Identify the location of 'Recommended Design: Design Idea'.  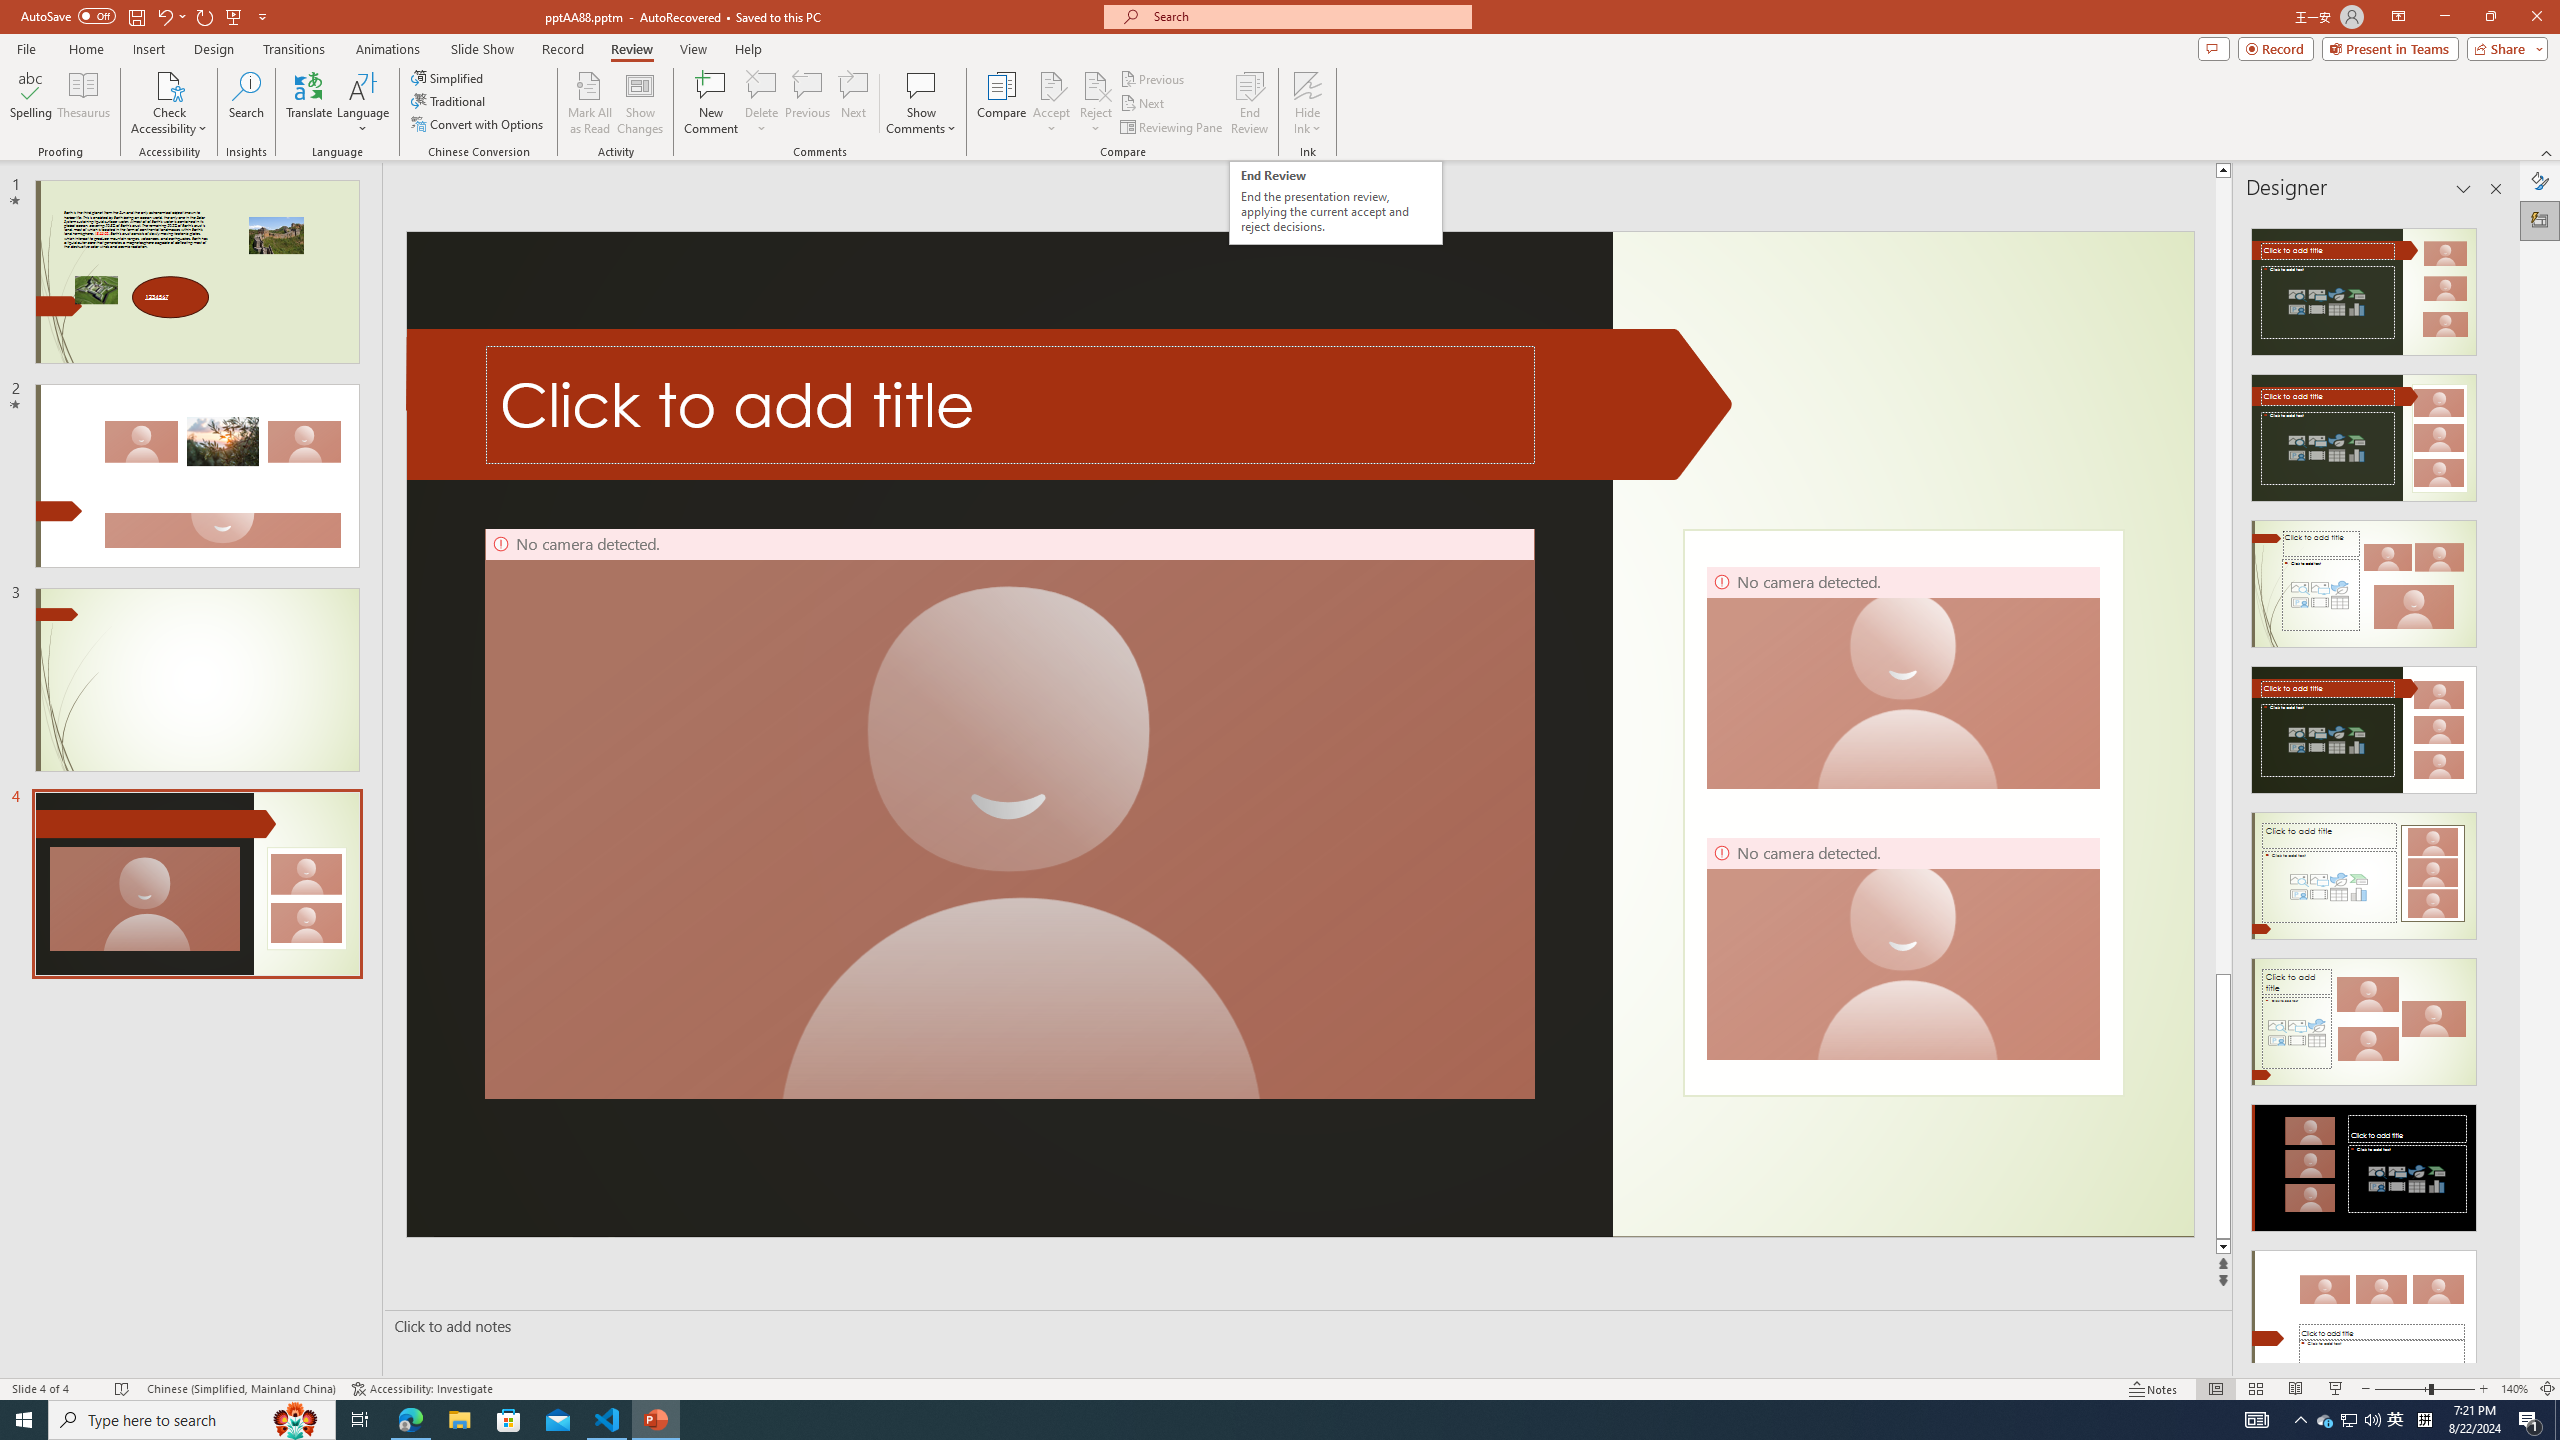
(2364, 284).